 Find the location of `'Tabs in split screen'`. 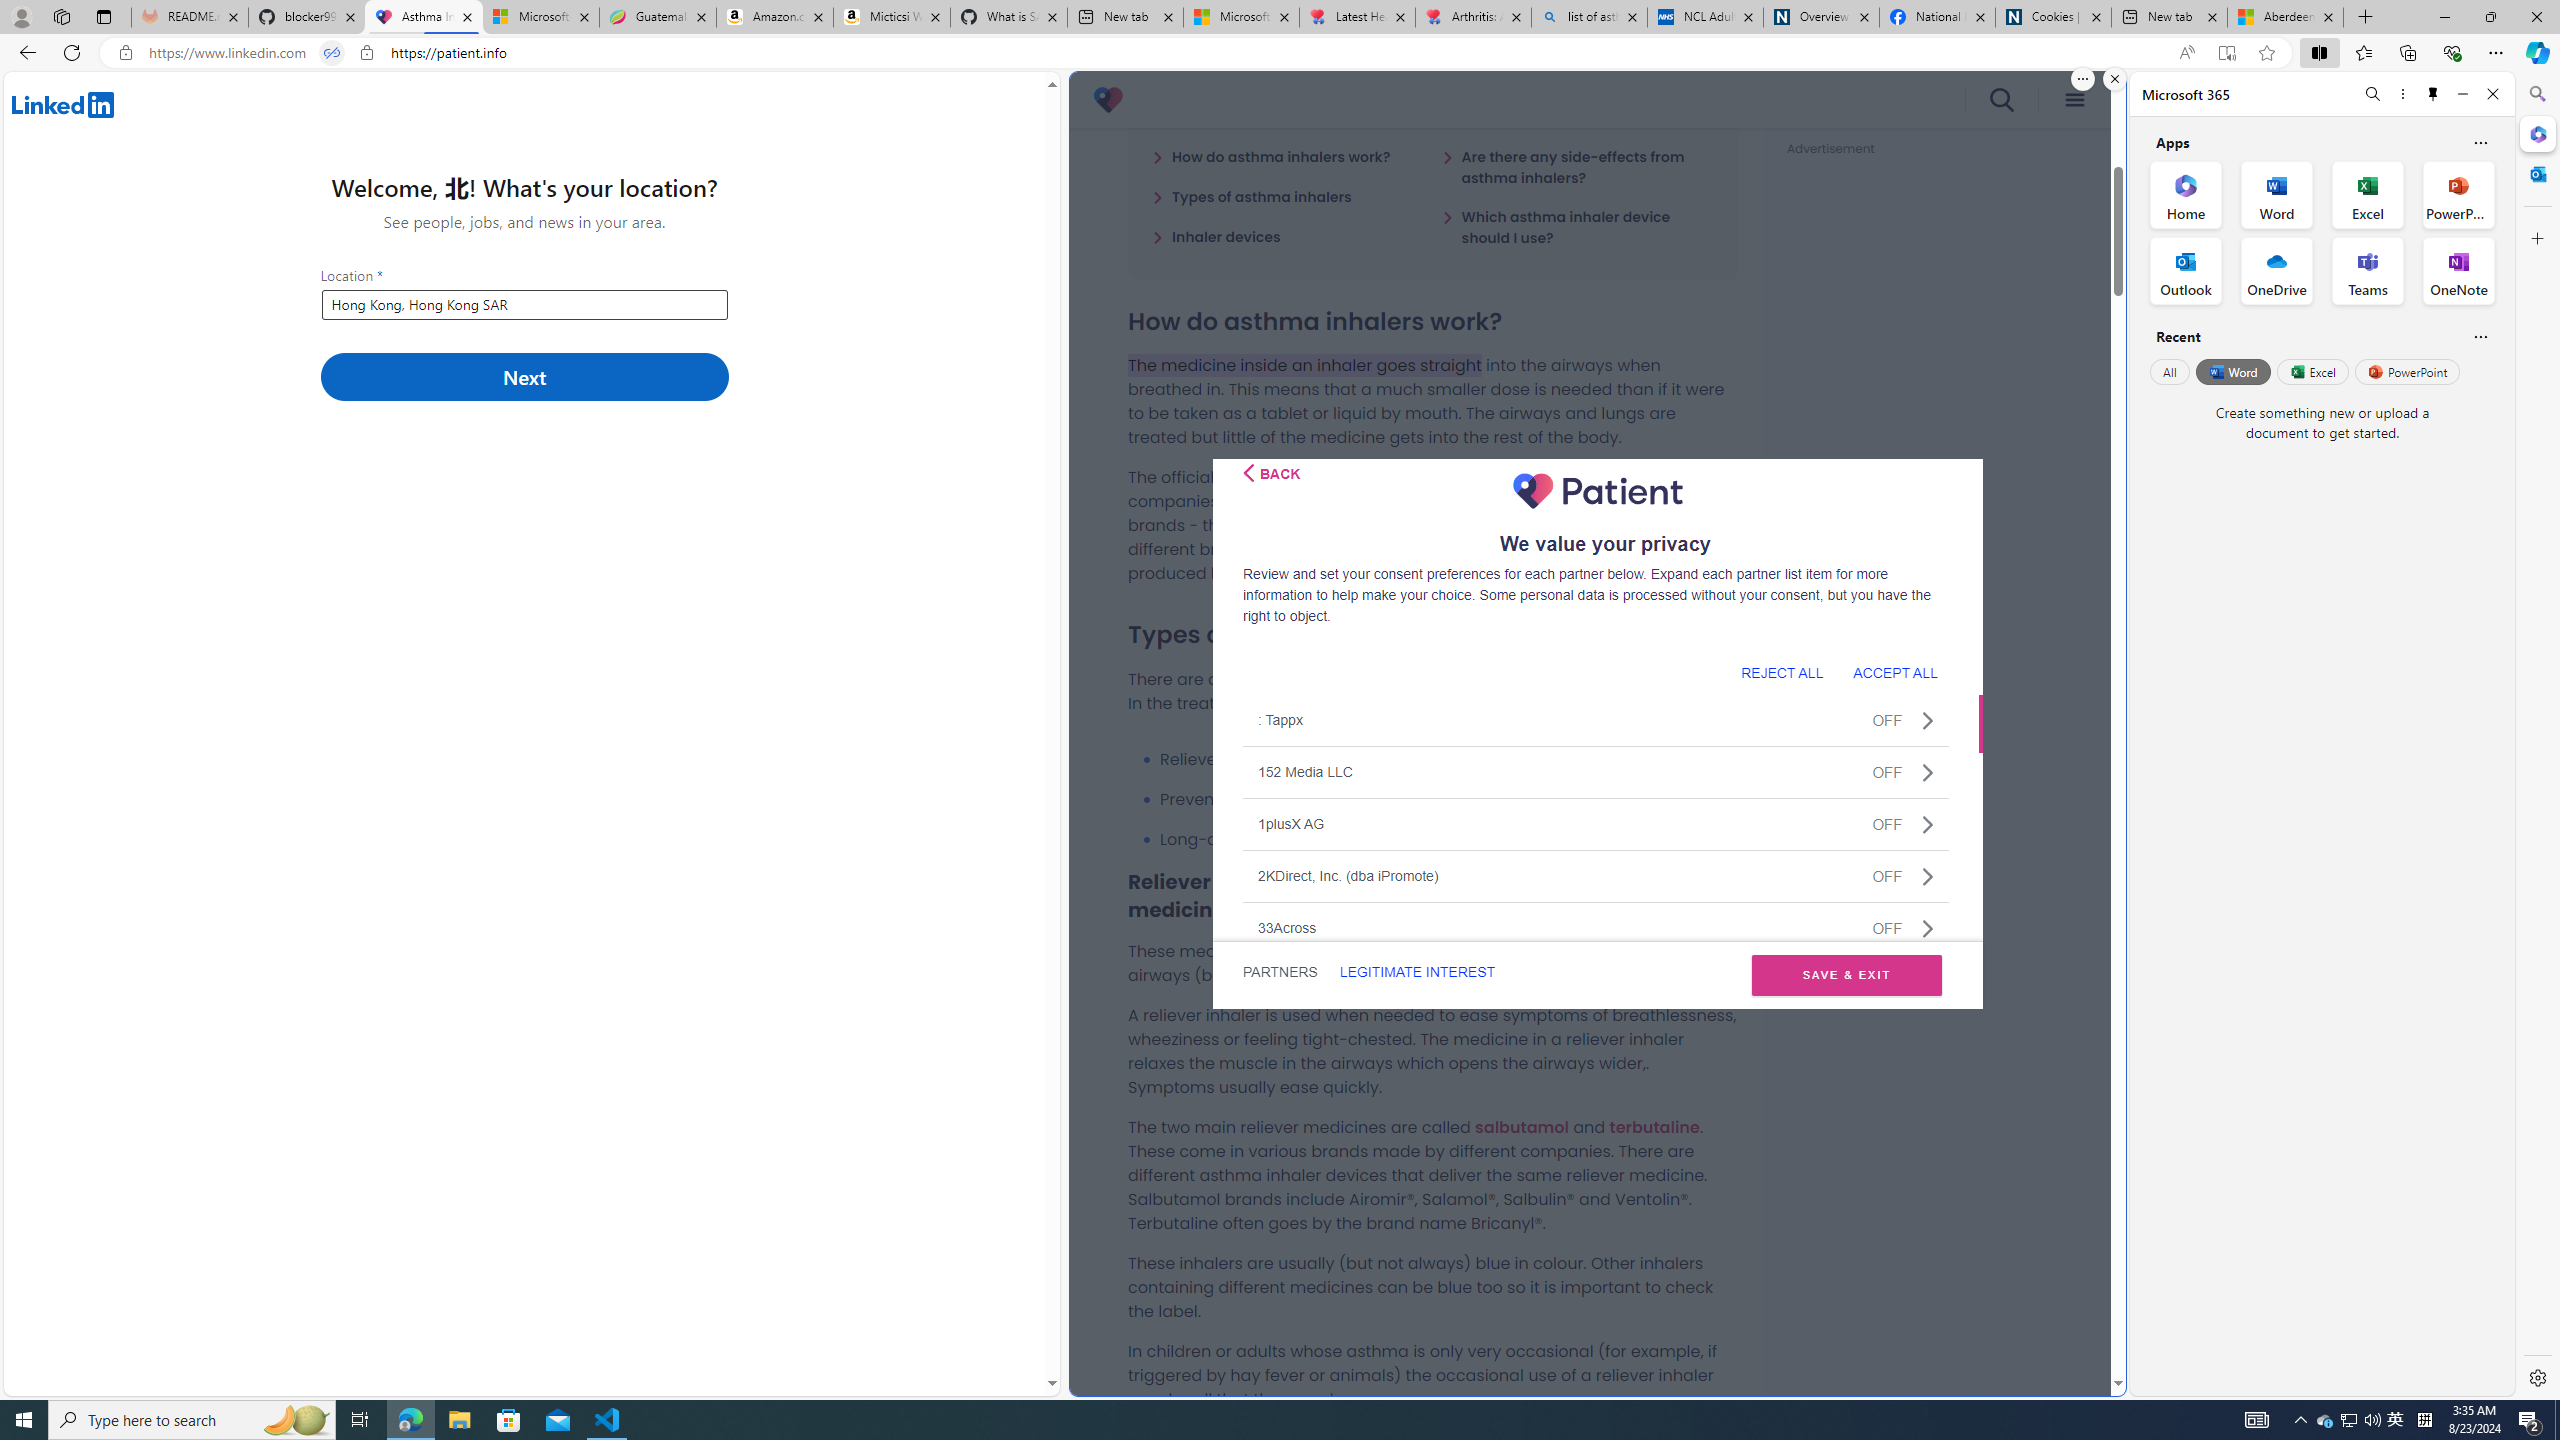

'Tabs in split screen' is located at coordinates (331, 53).